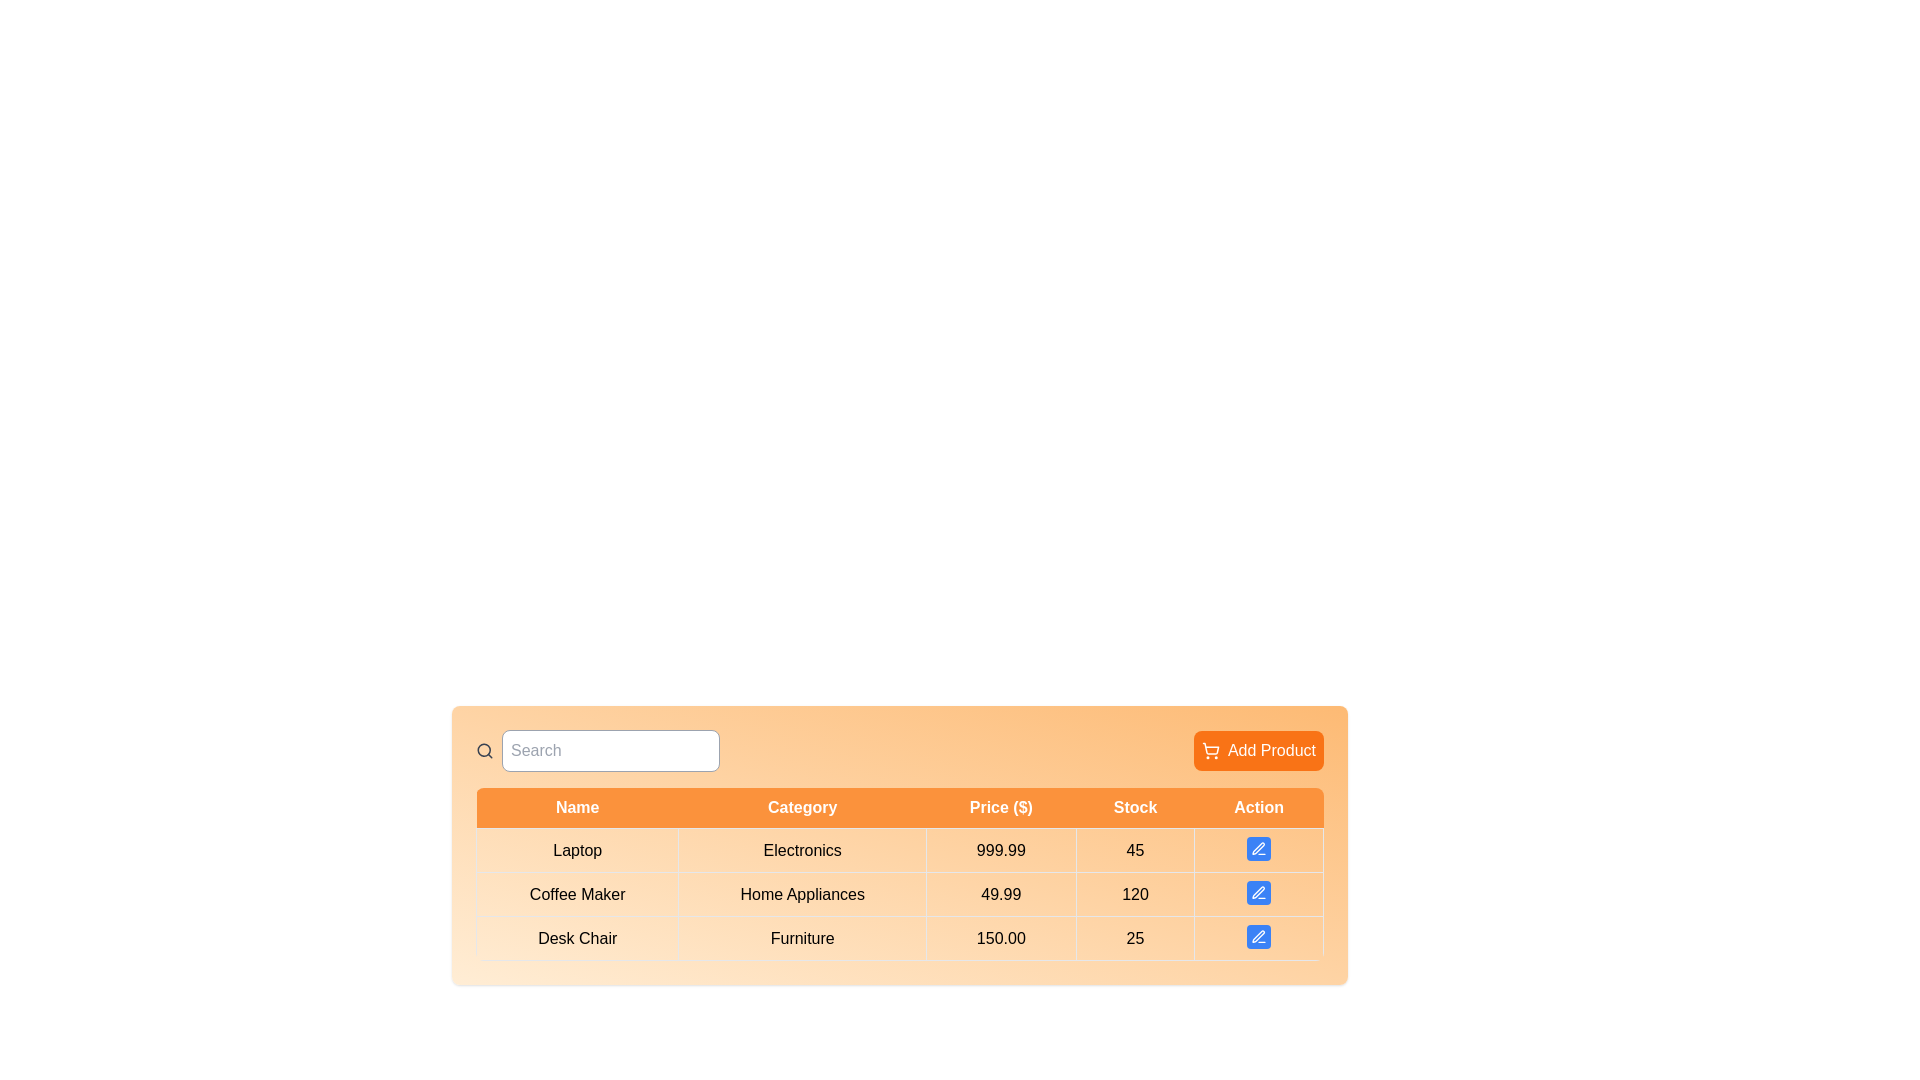 This screenshot has height=1080, width=1920. What do you see at coordinates (1258, 937) in the screenshot?
I see `the action button with an icon for the 'Desk Chair' product located in the 'Action' column of the products table` at bounding box center [1258, 937].